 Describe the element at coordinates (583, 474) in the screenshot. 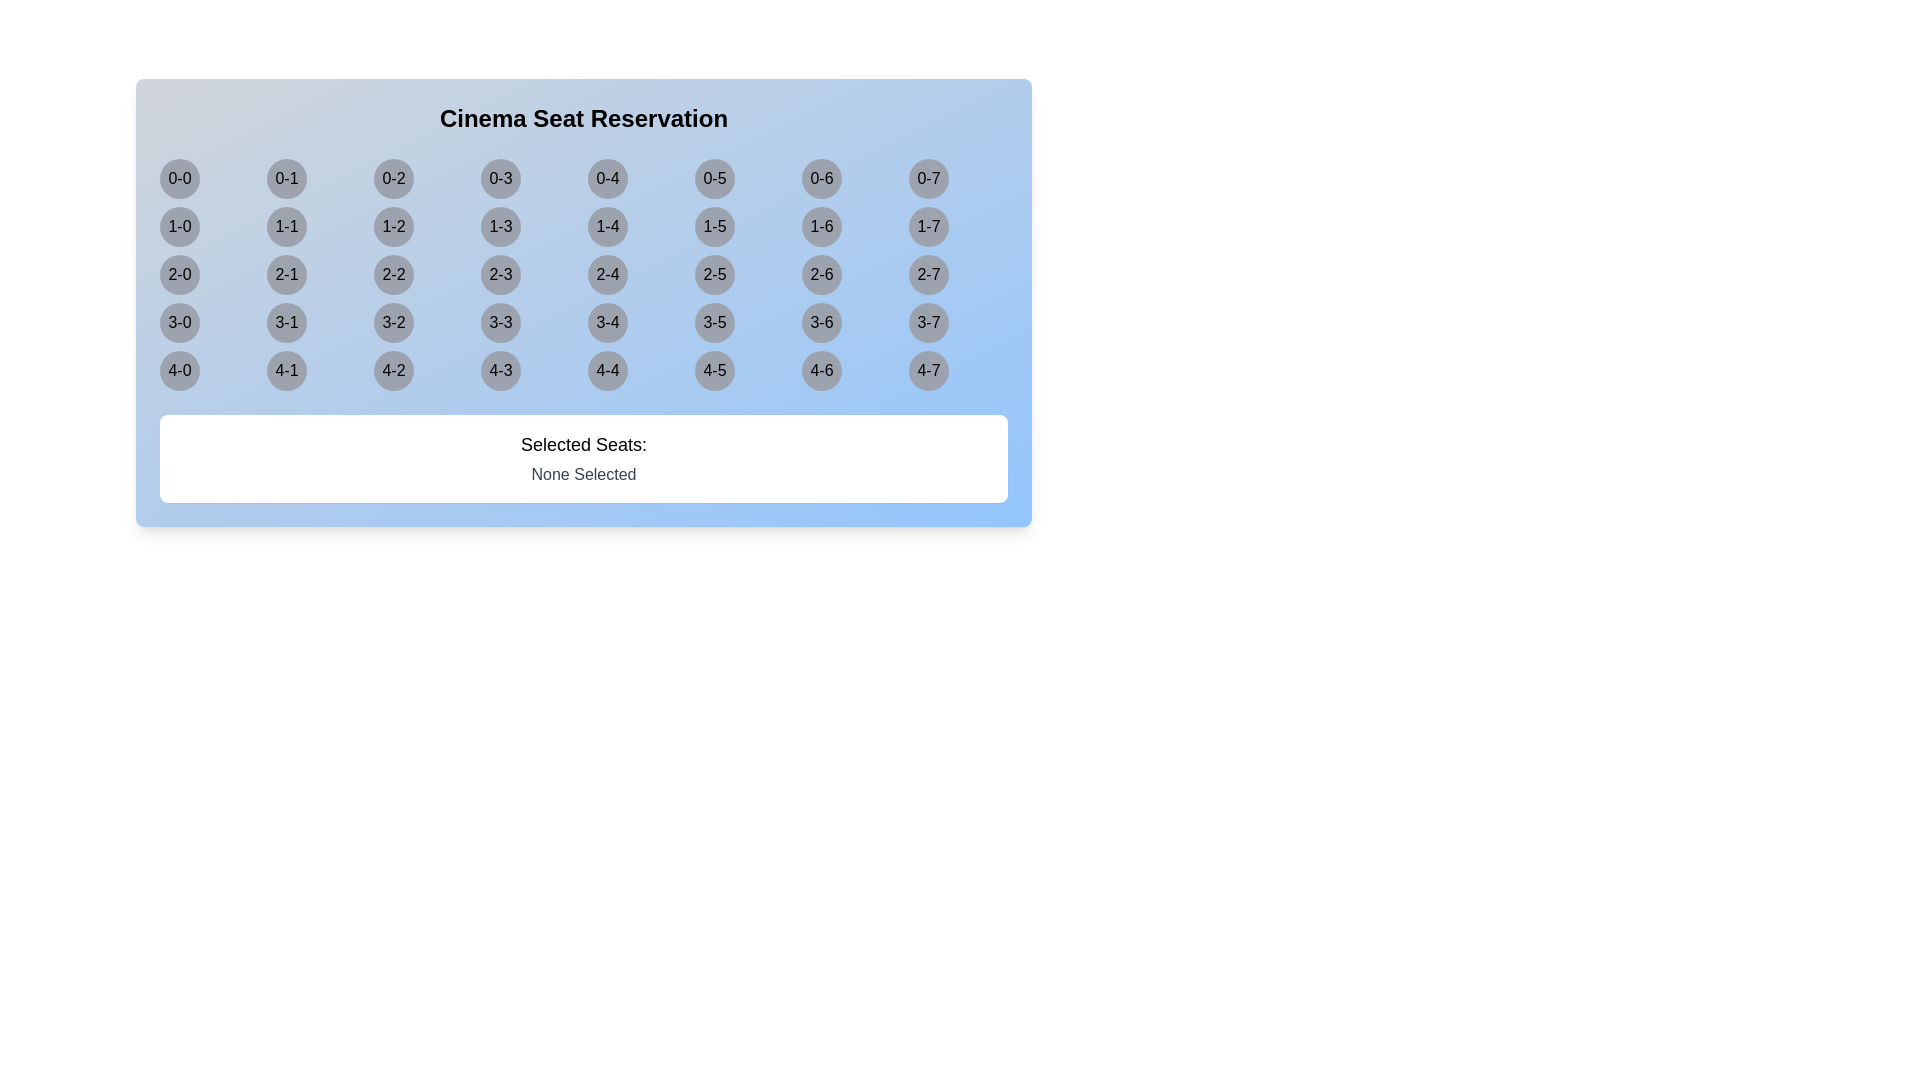

I see `the text label displaying 'None Selected' in gray font, located below the heading 'Selected Seats:'` at that location.